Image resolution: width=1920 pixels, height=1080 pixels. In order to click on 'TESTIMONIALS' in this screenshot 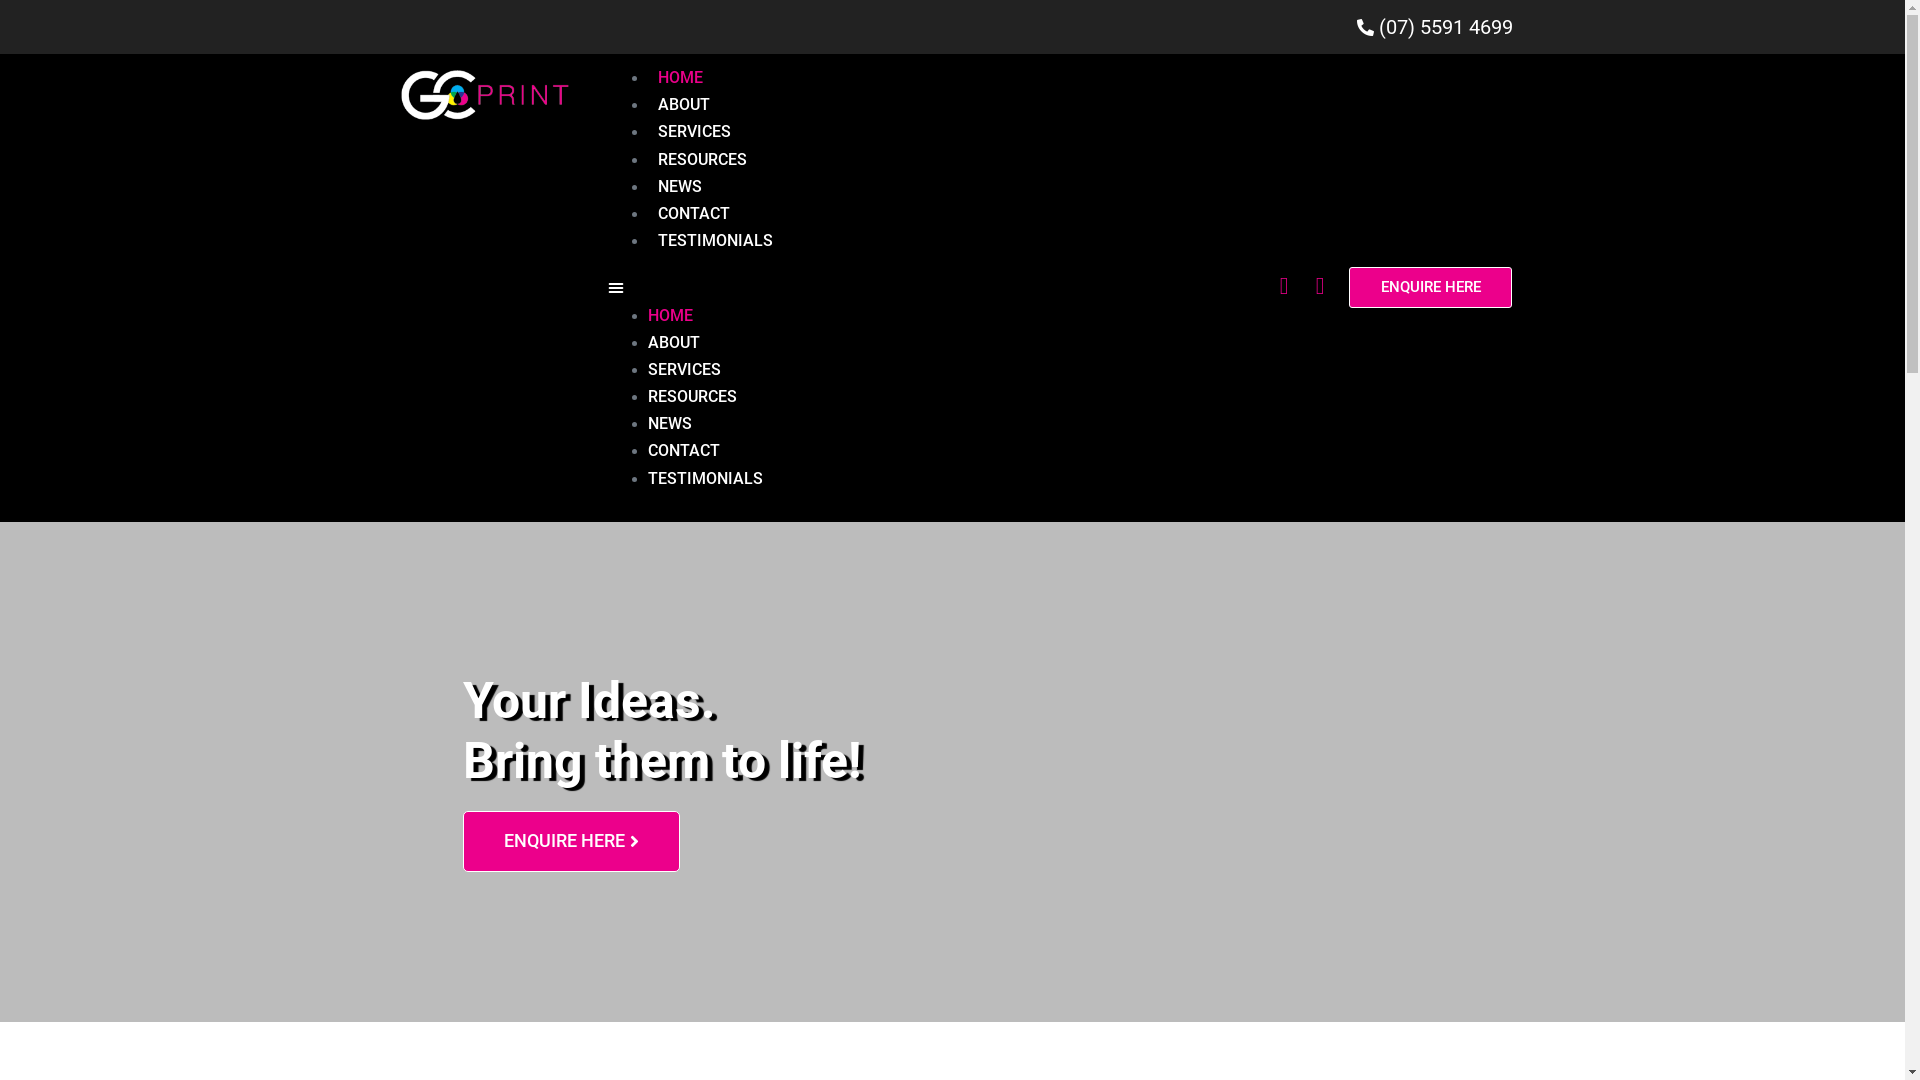, I will do `click(715, 239)`.